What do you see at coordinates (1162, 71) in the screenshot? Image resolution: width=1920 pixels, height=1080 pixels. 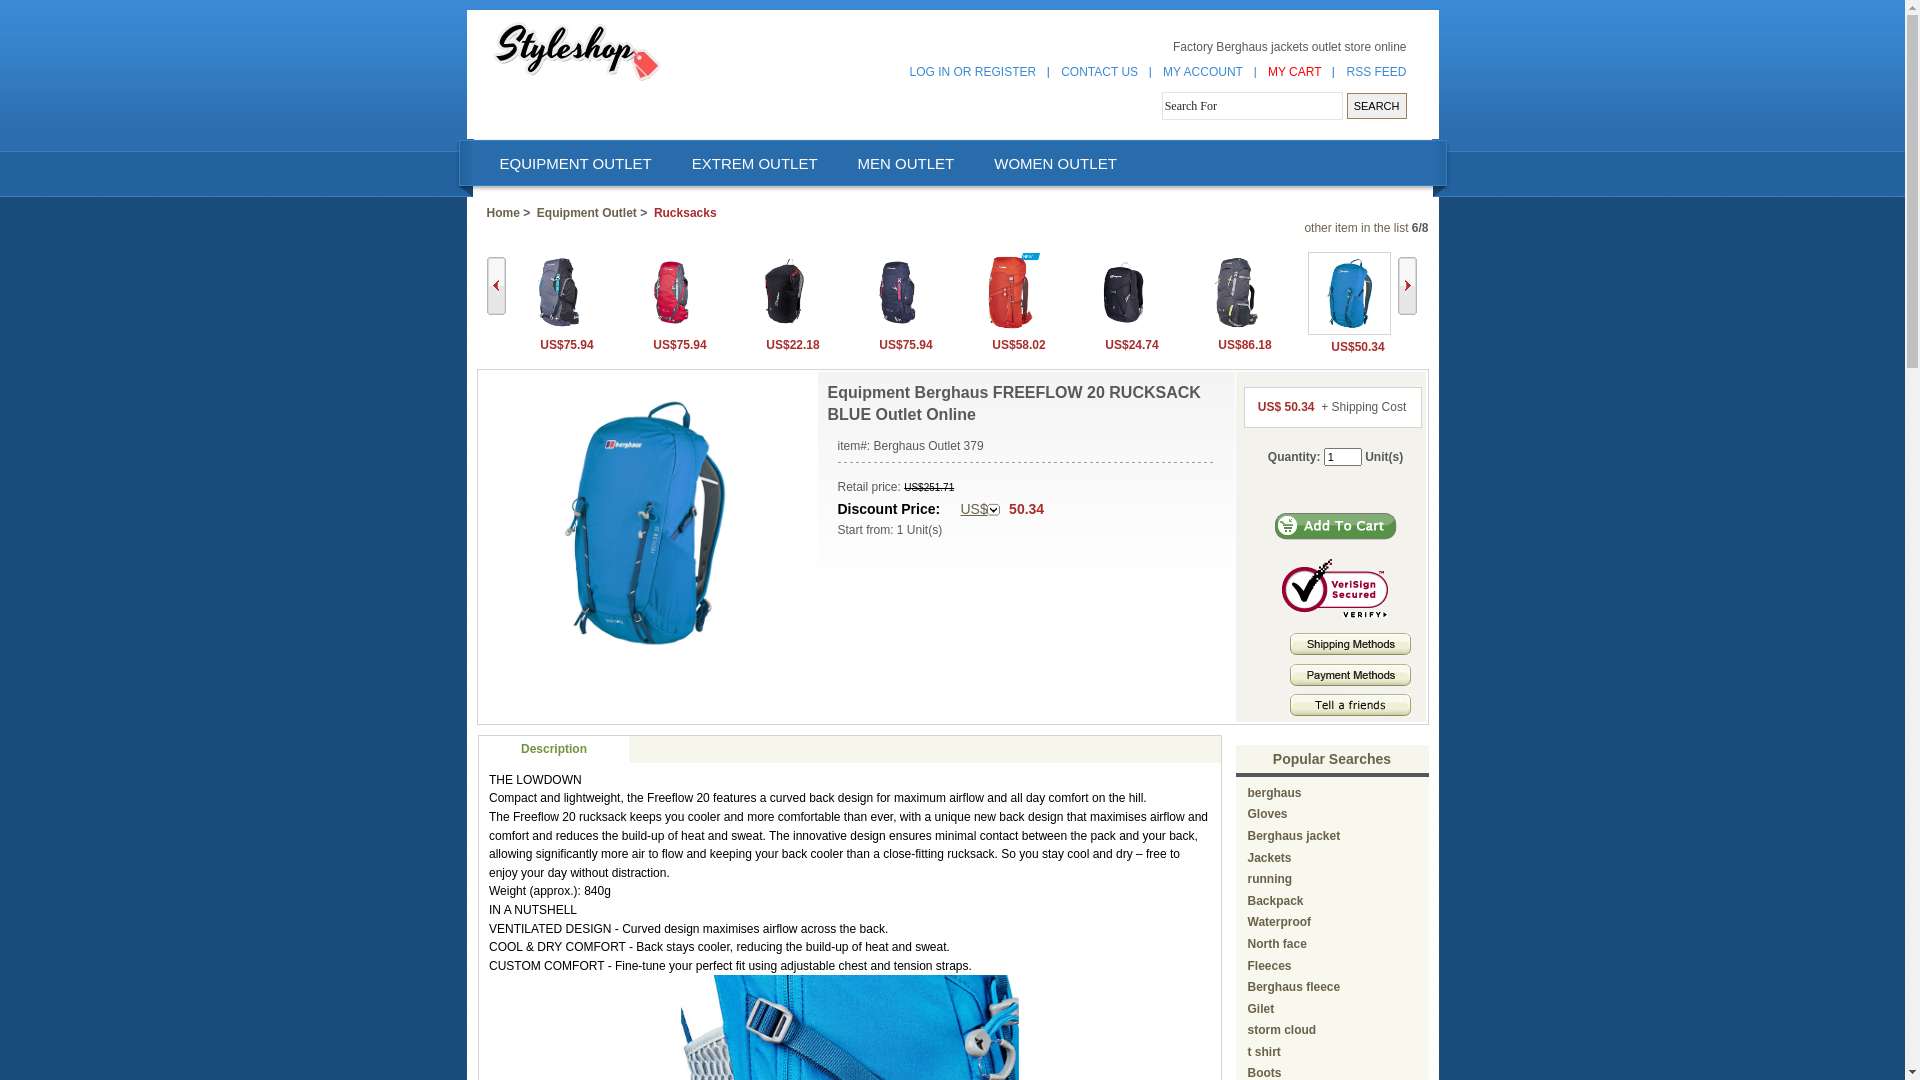 I see `'MY ACCOUNT'` at bounding box center [1162, 71].